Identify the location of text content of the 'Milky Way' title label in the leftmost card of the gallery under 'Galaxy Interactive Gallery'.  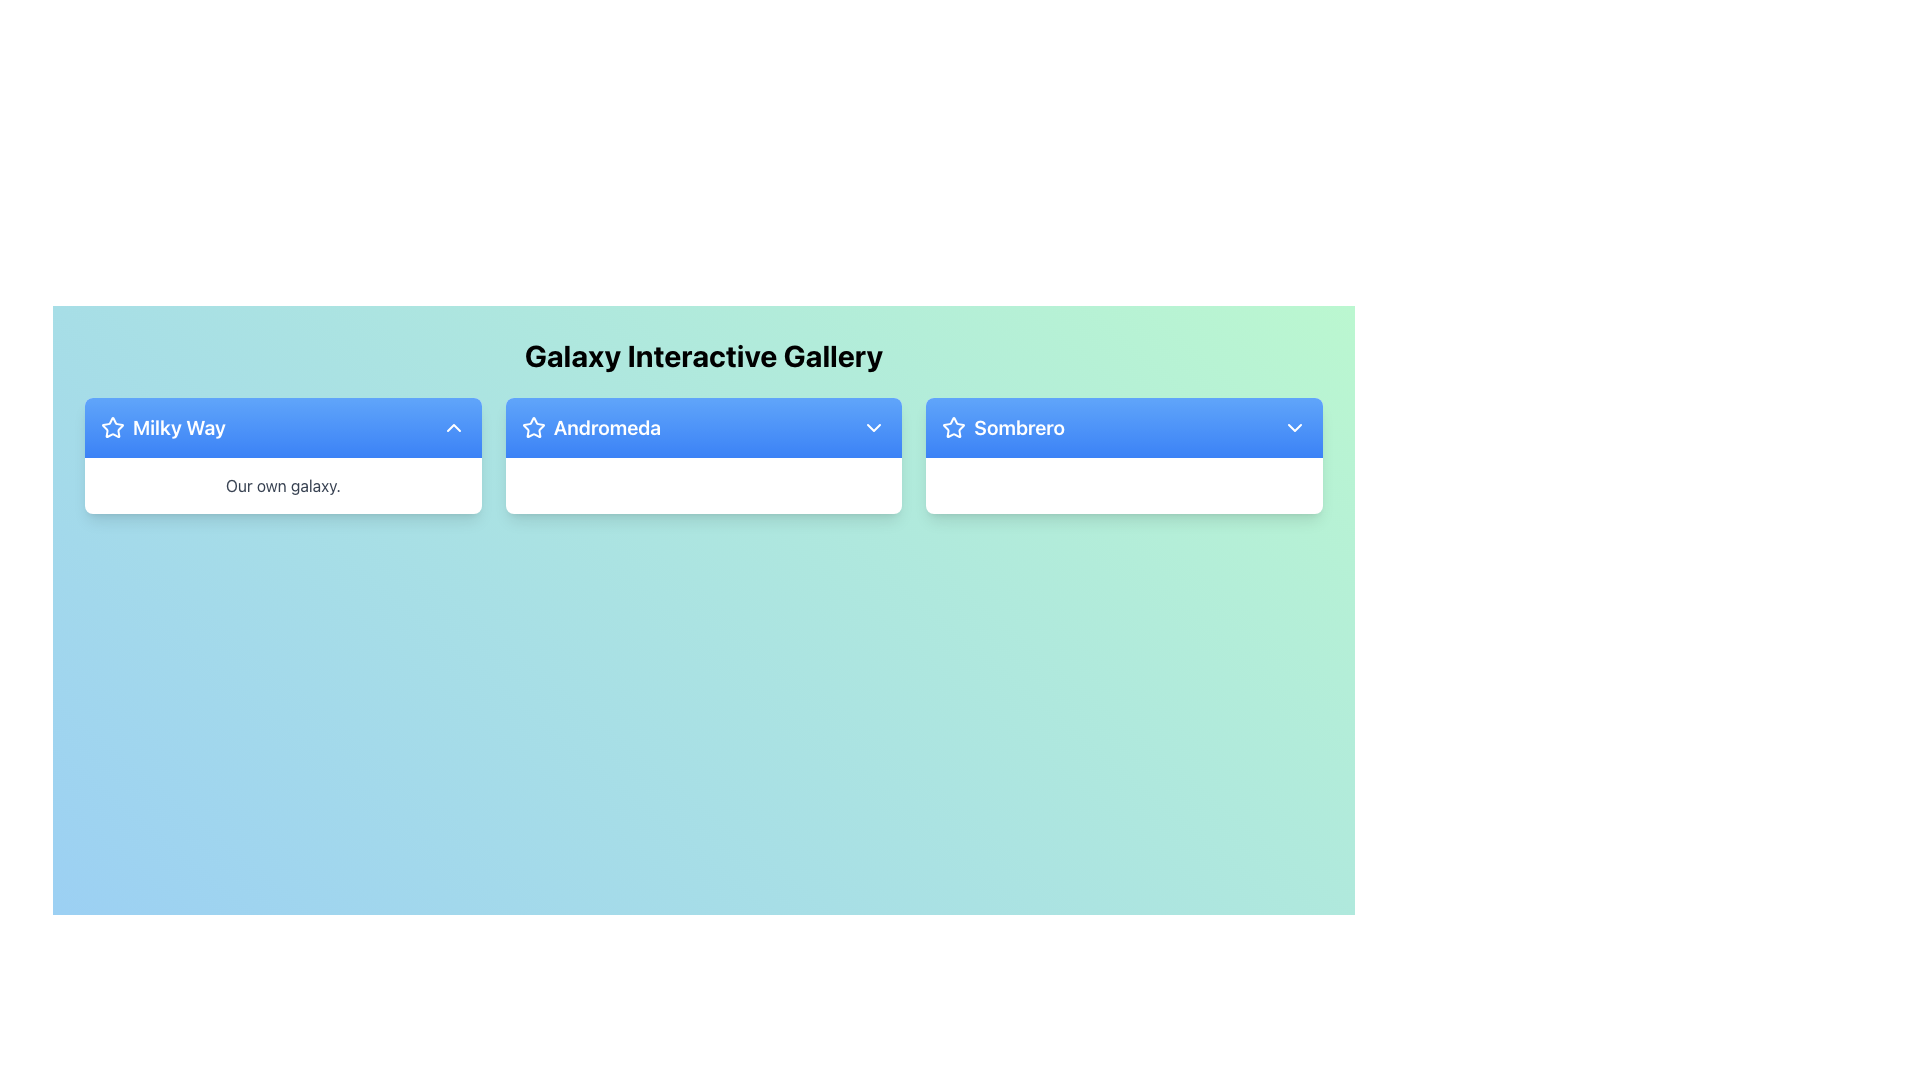
(163, 427).